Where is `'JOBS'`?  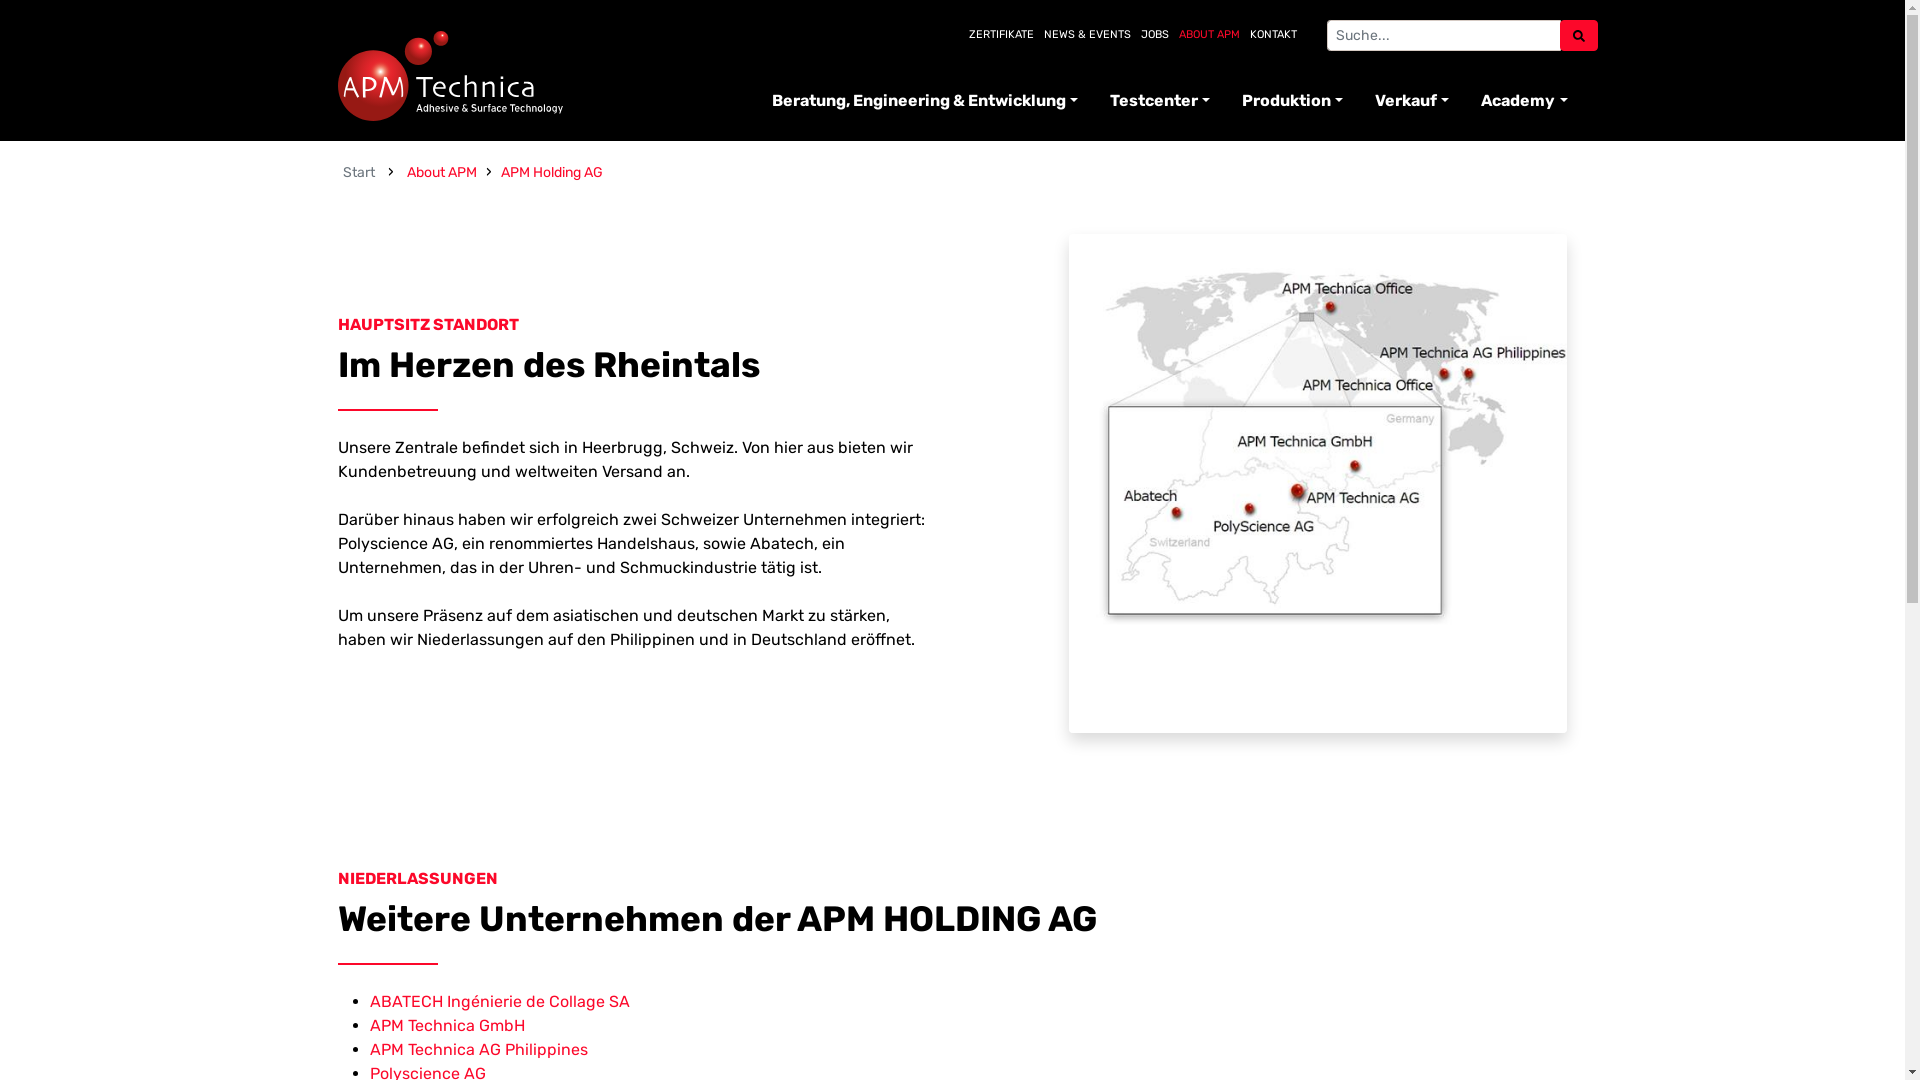 'JOBS' is located at coordinates (1153, 34).